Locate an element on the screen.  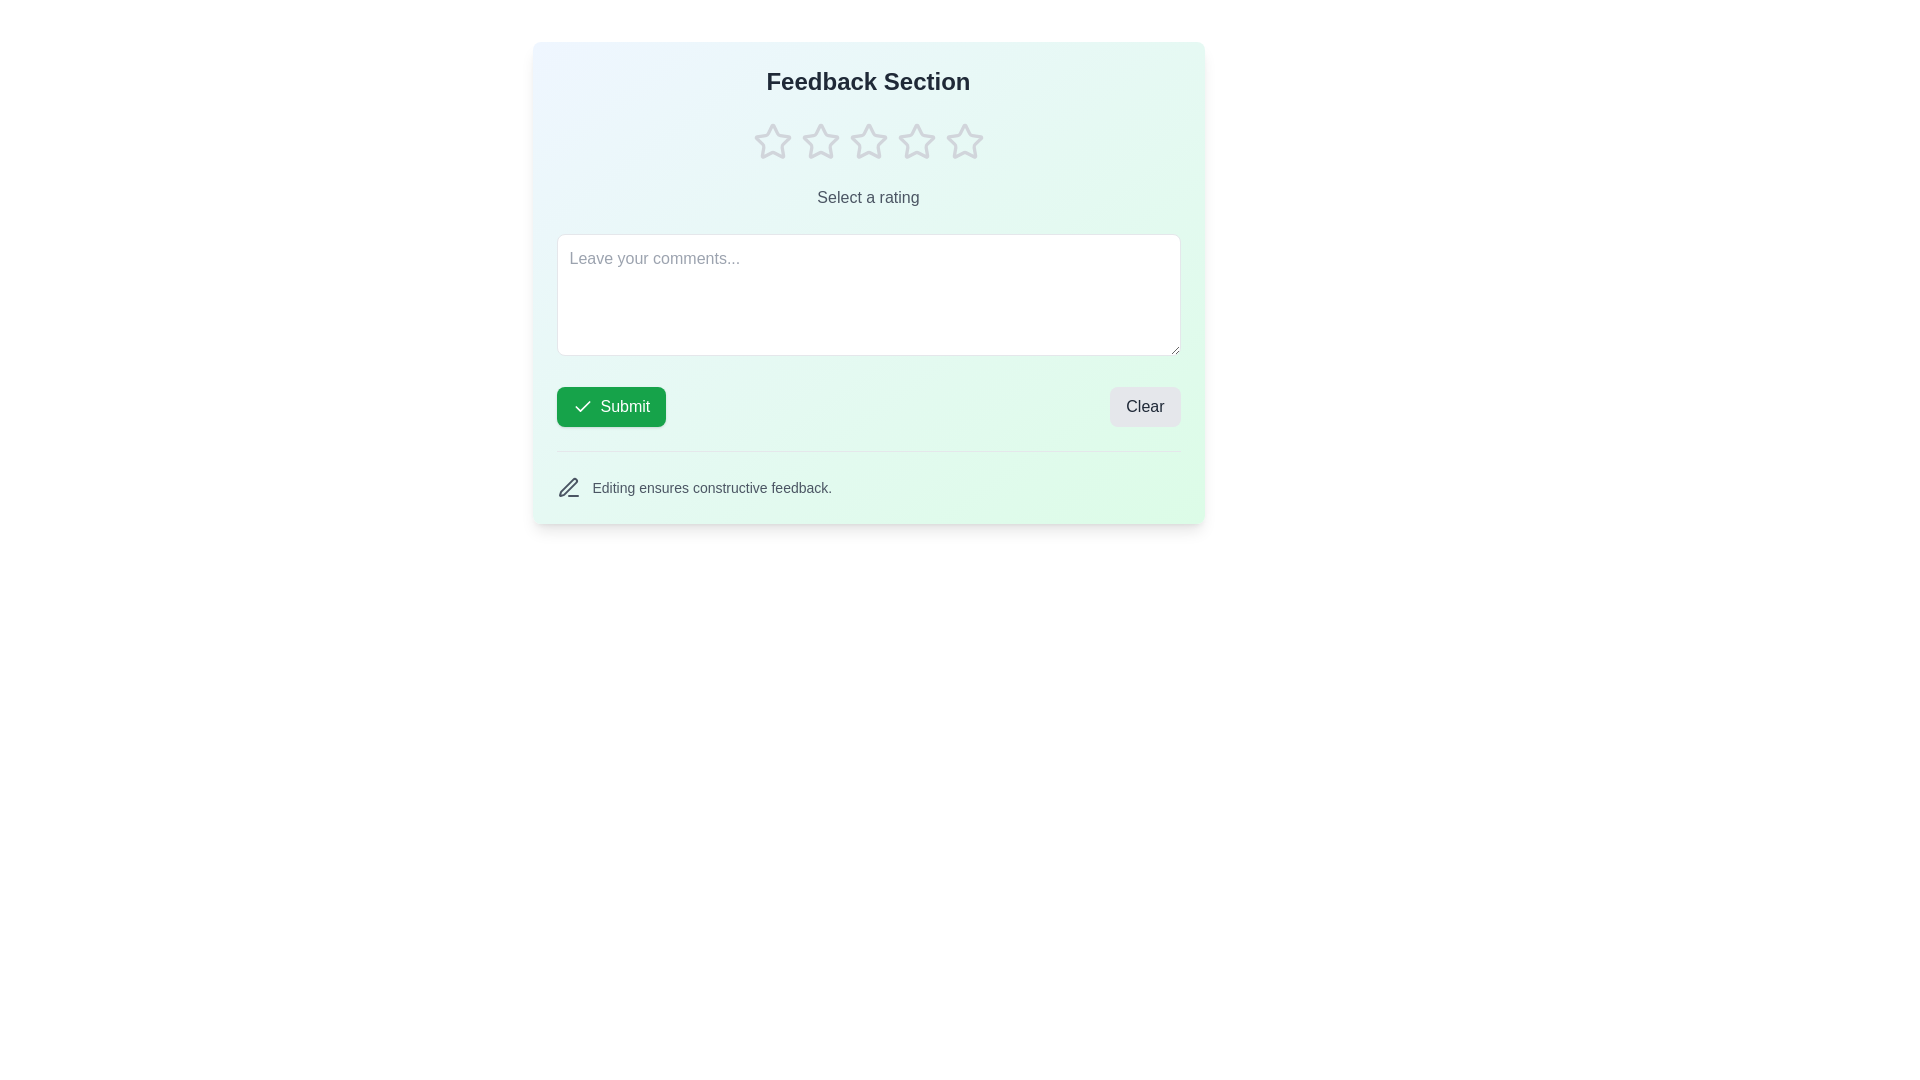
the third star icon in the star rating selection is located at coordinates (868, 141).